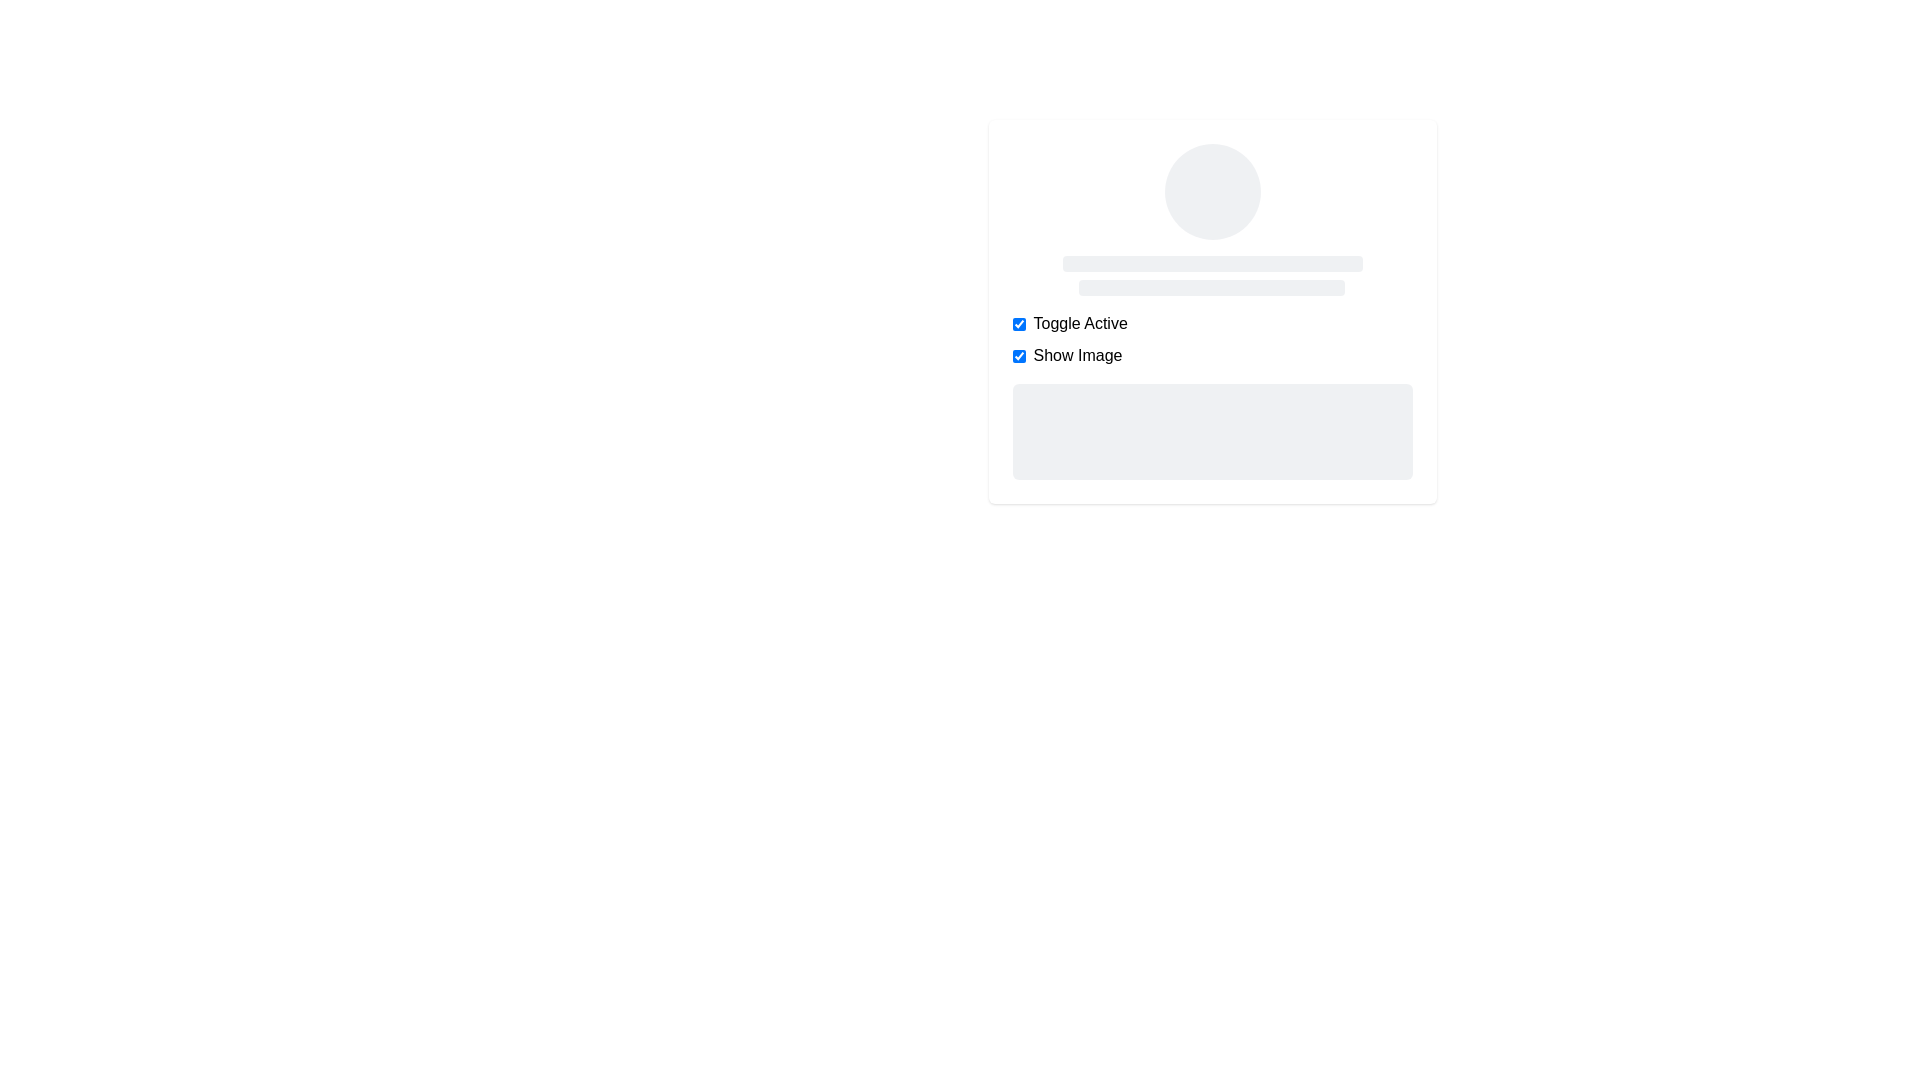 The width and height of the screenshot is (1920, 1080). What do you see at coordinates (1018, 354) in the screenshot?
I see `the small blue checkbox located to the left of the 'Show Image' label` at bounding box center [1018, 354].